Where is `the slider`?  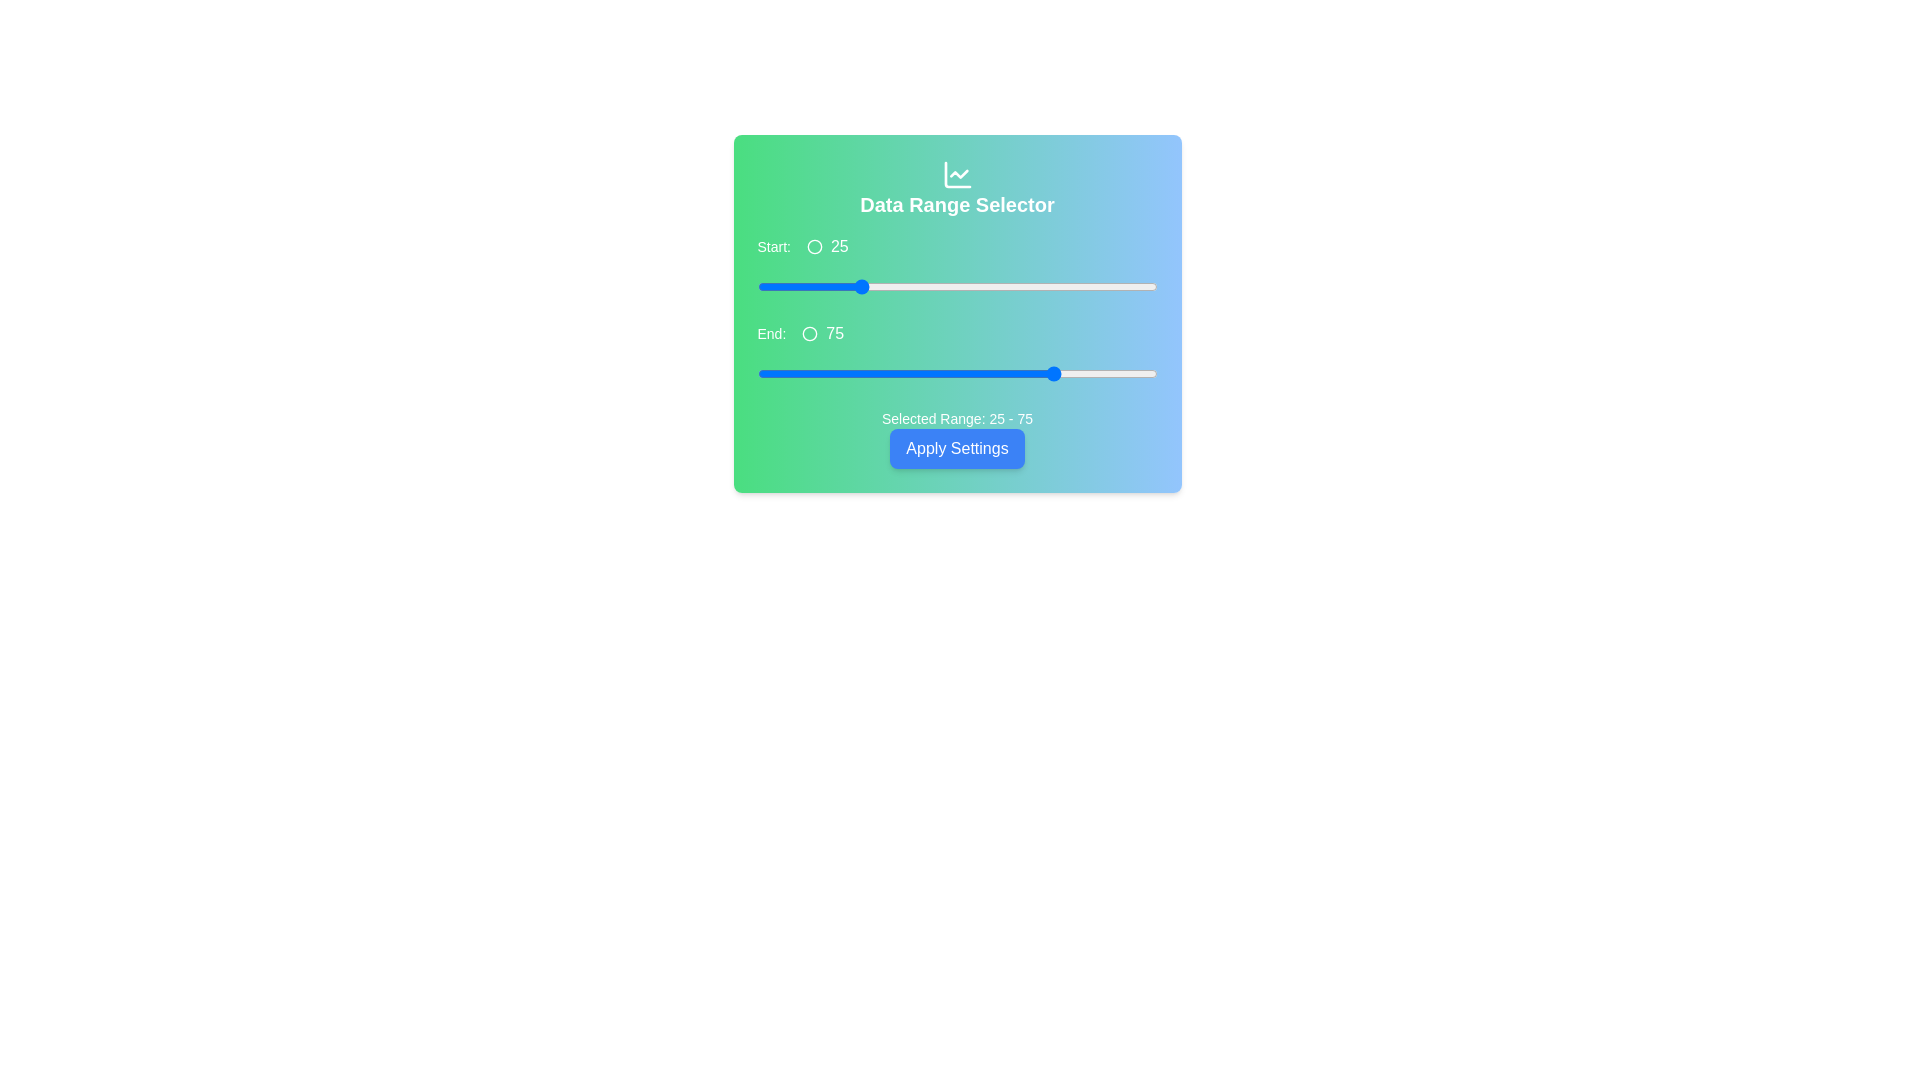
the slider is located at coordinates (796, 286).